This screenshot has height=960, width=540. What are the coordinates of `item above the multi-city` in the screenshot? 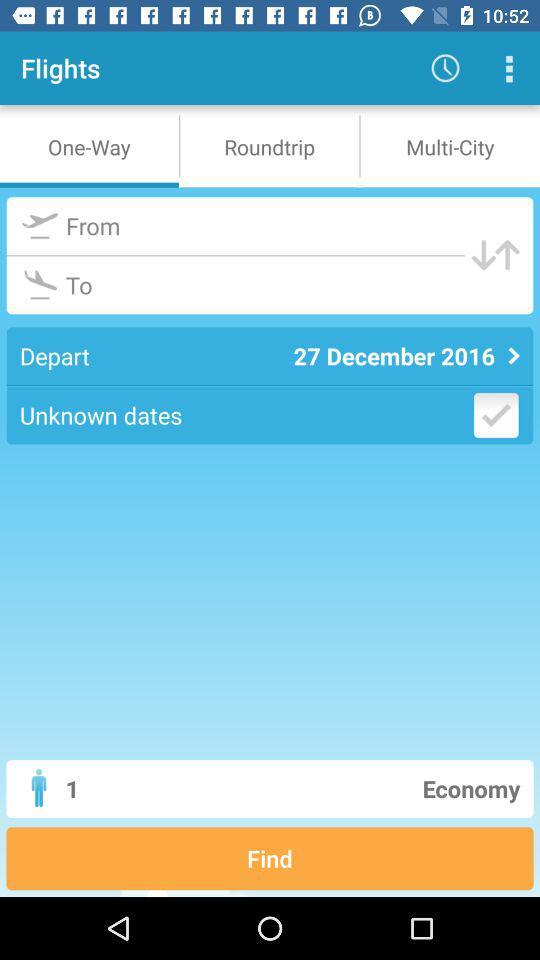 It's located at (508, 68).